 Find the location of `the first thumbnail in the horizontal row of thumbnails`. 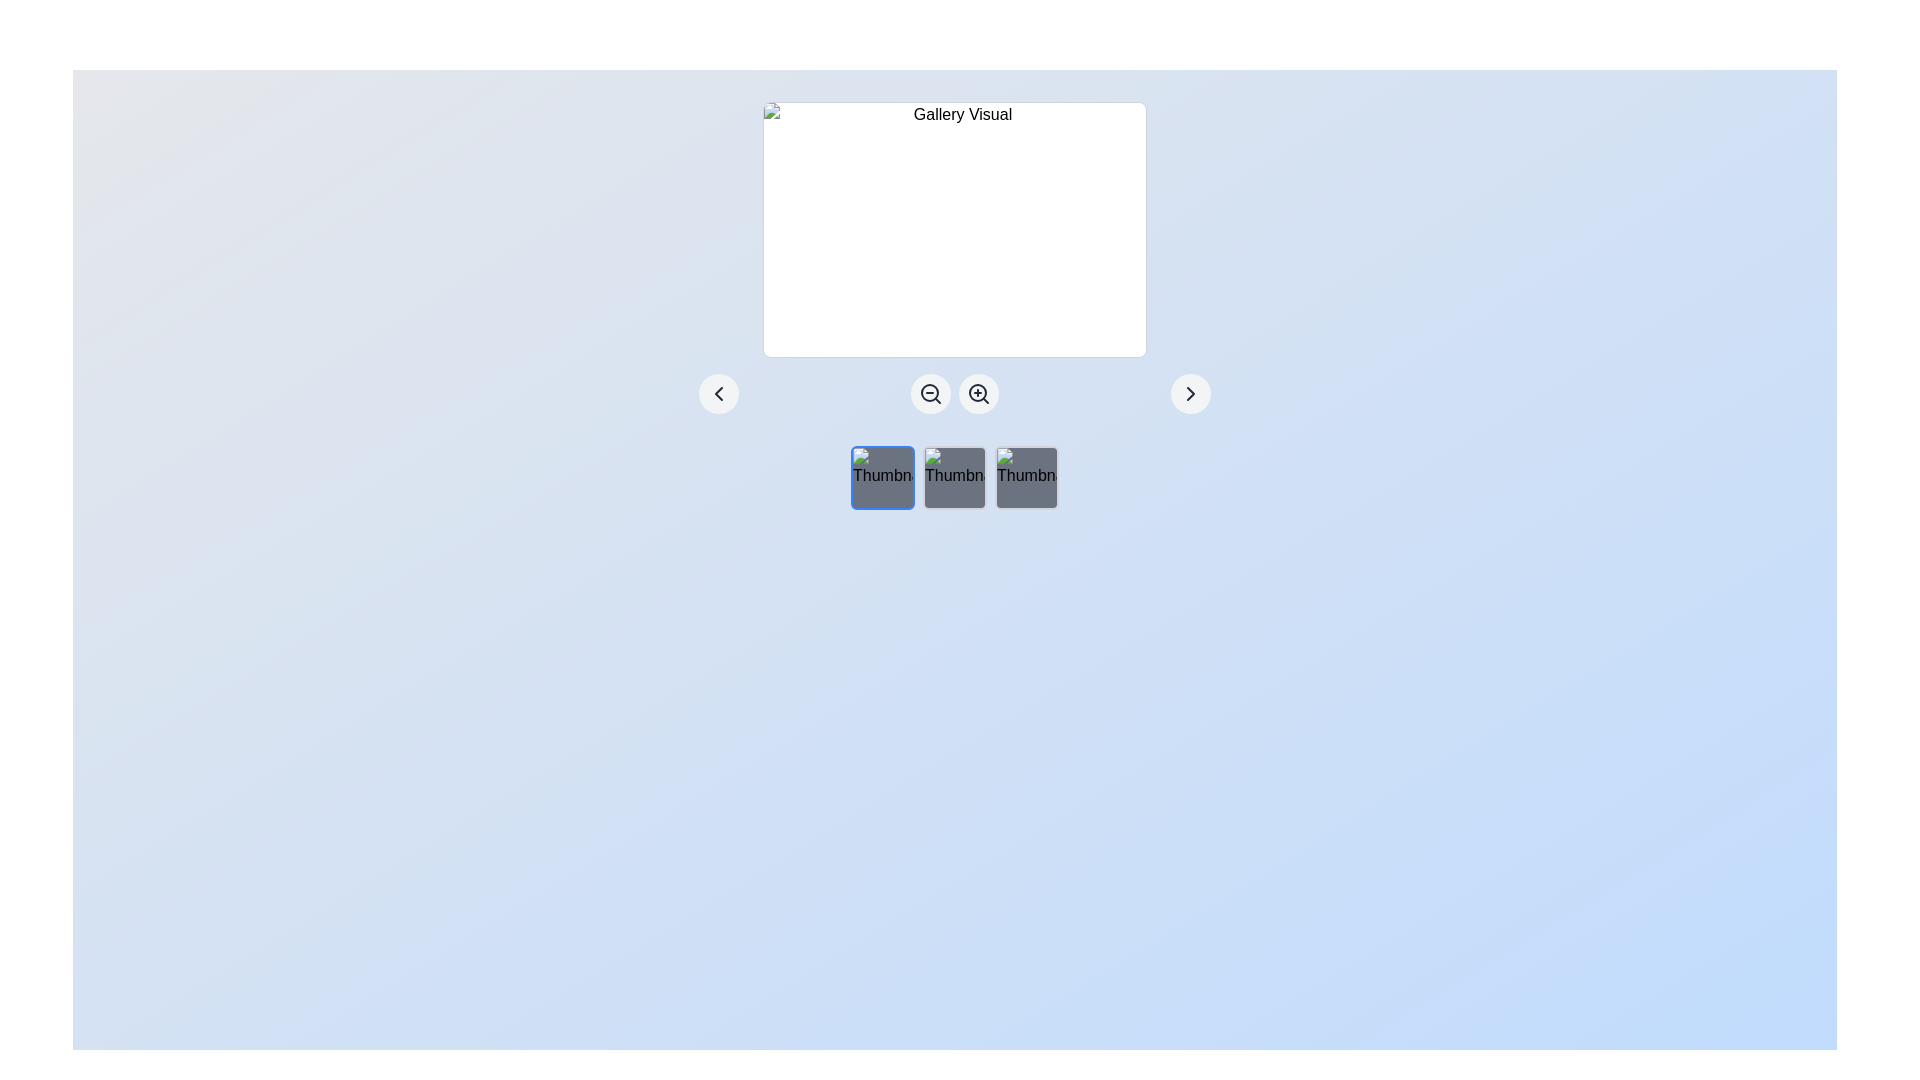

the first thumbnail in the horizontal row of thumbnails is located at coordinates (882, 478).